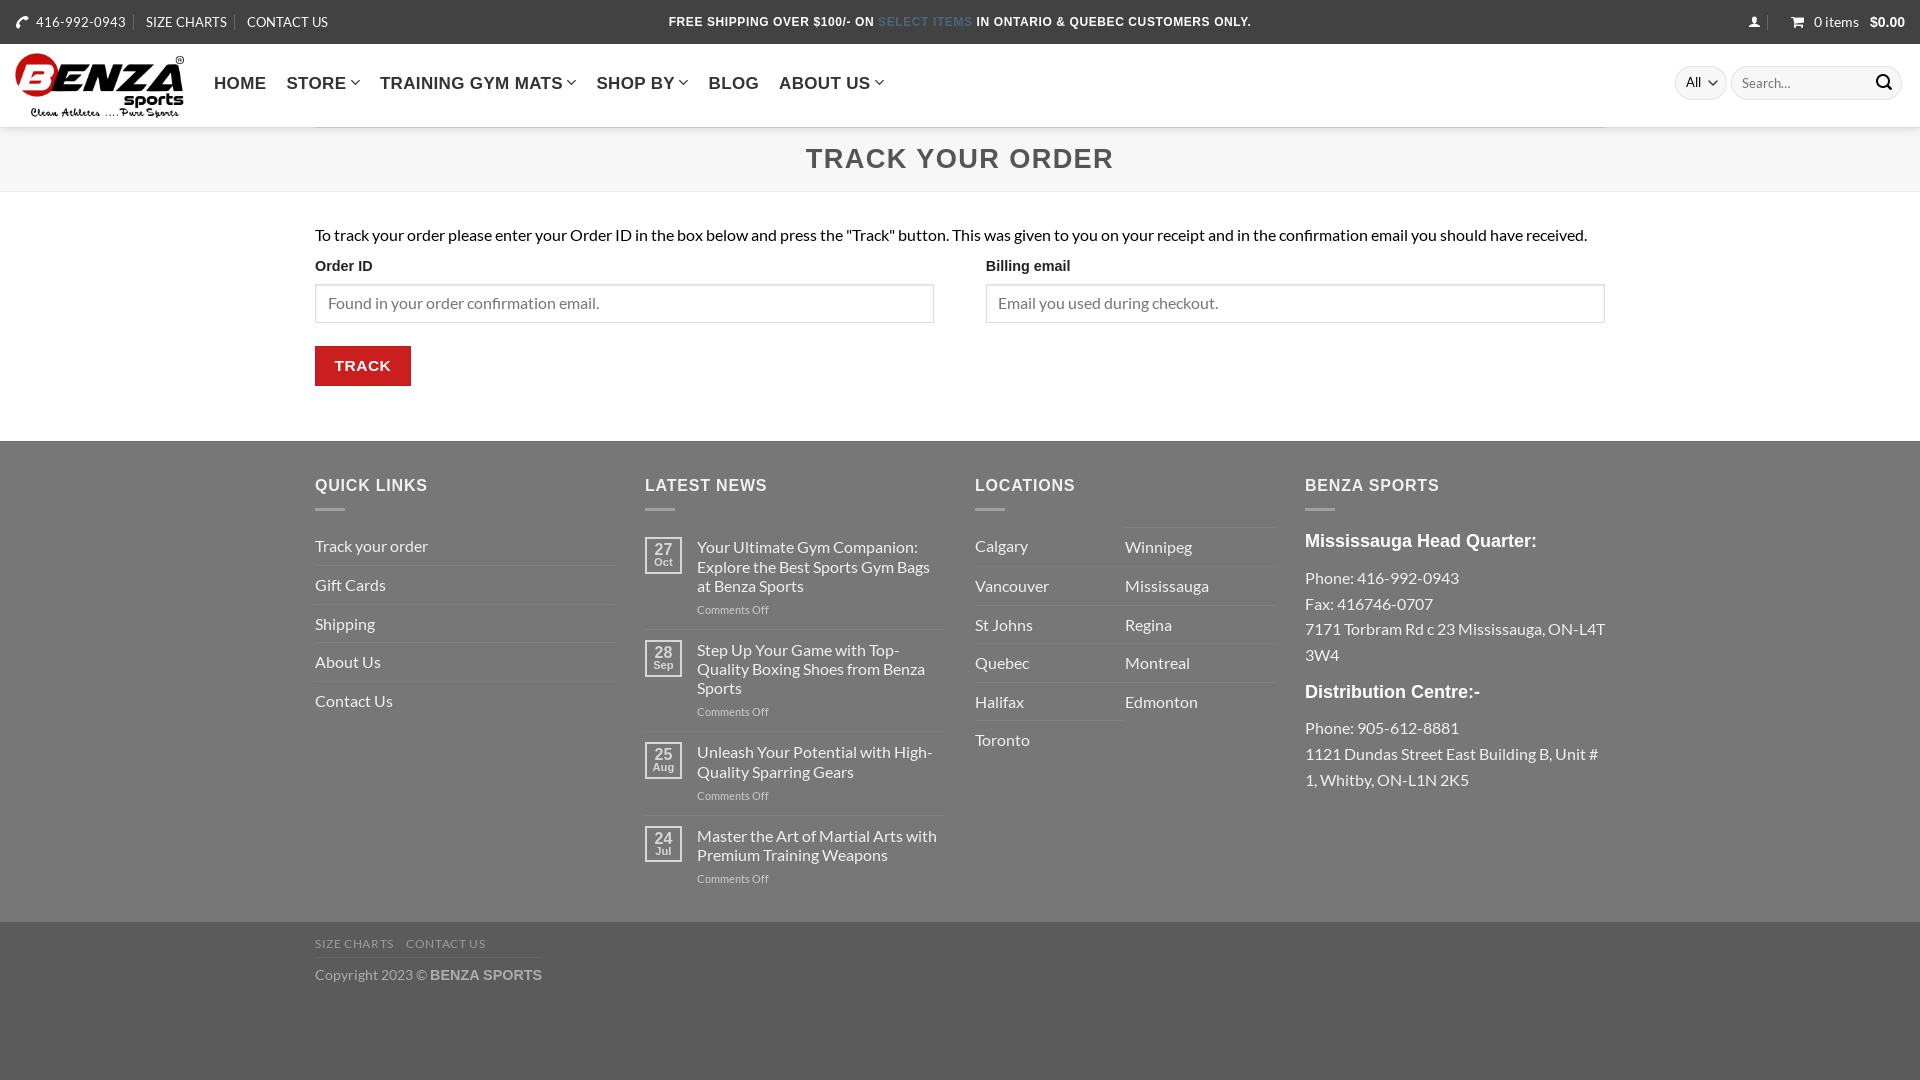 The image size is (1920, 1080). Describe the element at coordinates (371, 546) in the screenshot. I see `'Track your order'` at that location.